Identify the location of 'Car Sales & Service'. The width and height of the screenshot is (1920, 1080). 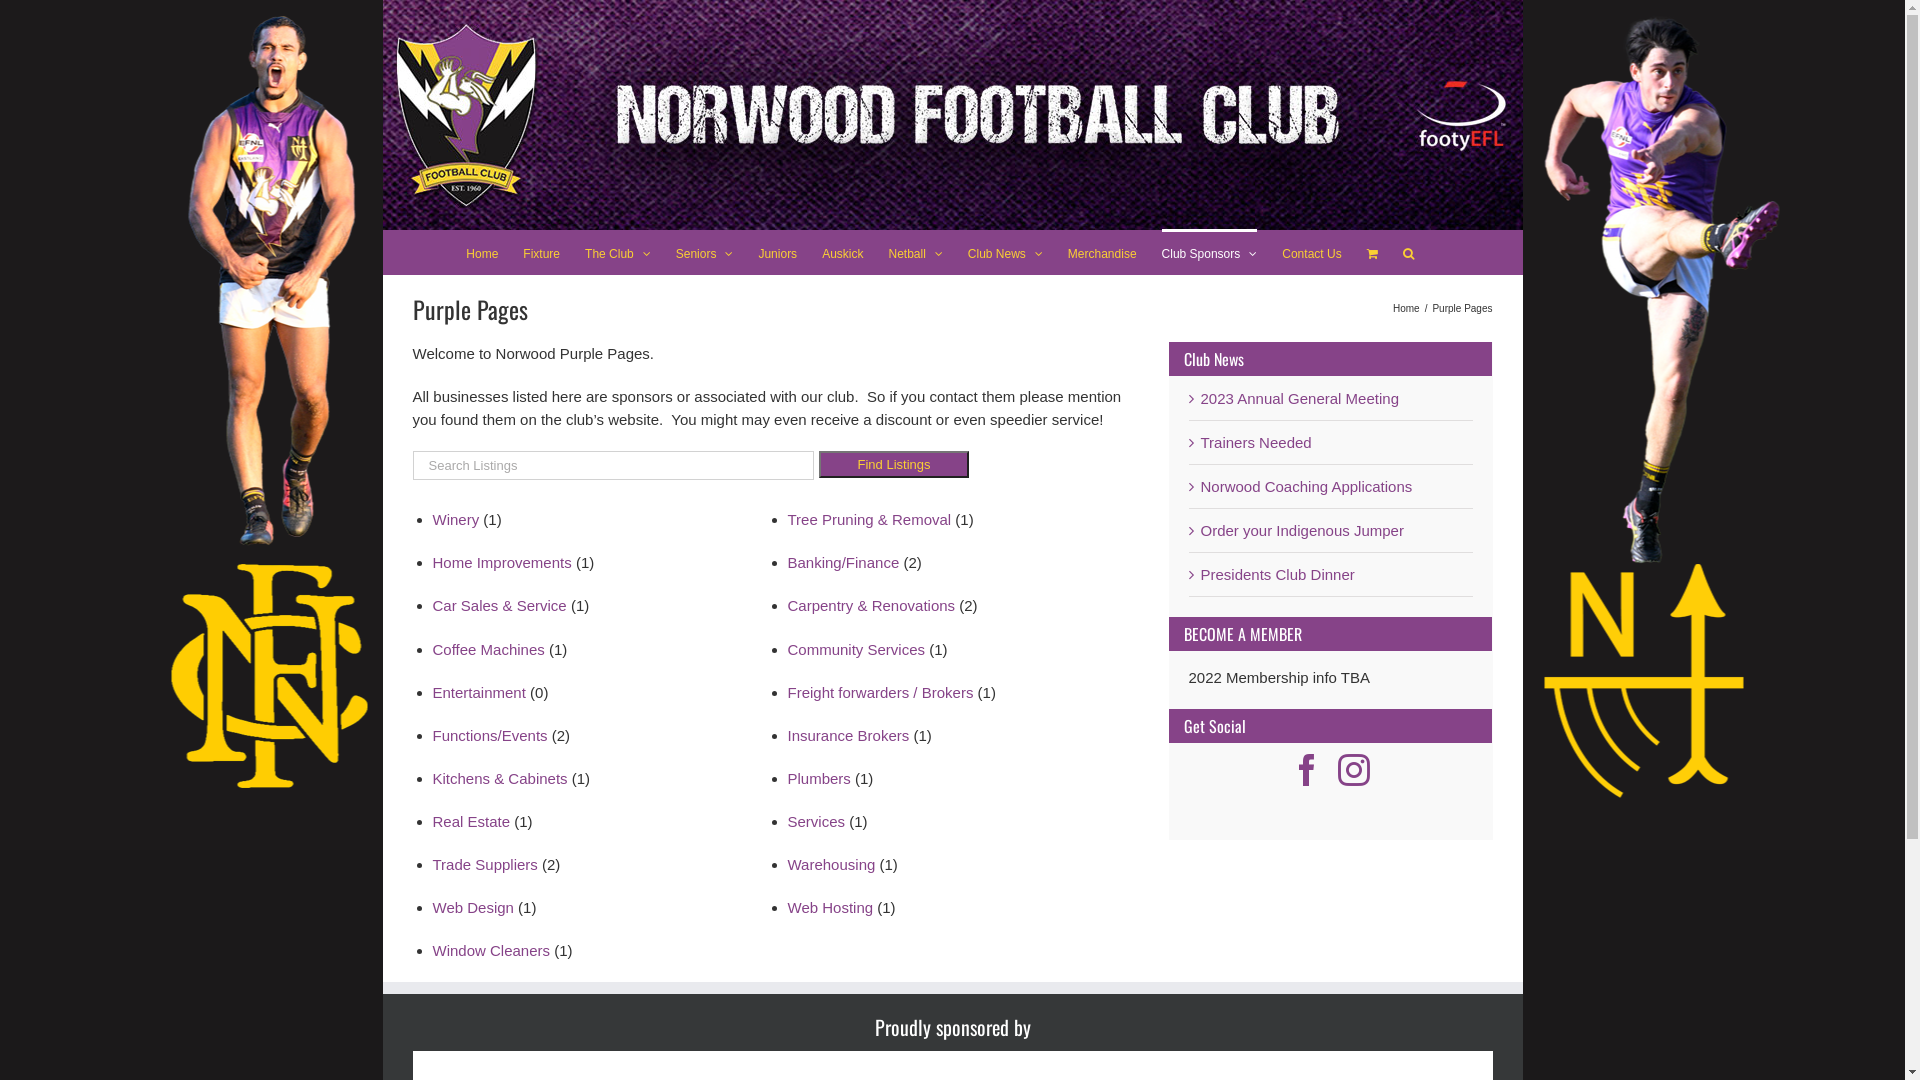
(499, 604).